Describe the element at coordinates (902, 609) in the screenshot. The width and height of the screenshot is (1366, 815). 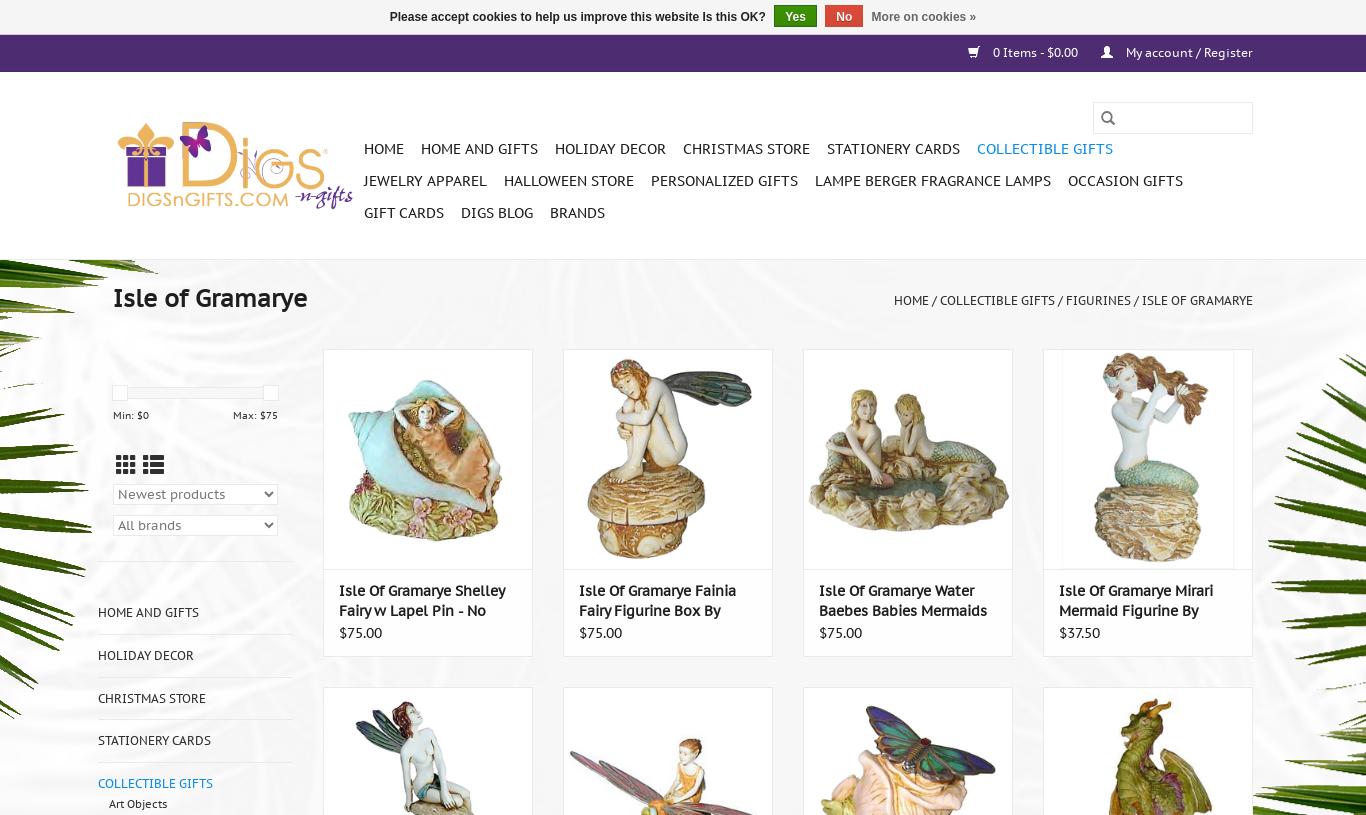
I see `'Isle Of Gramarye Water Baebes Babies Mermaids by Pond by Robert Glover'` at that location.